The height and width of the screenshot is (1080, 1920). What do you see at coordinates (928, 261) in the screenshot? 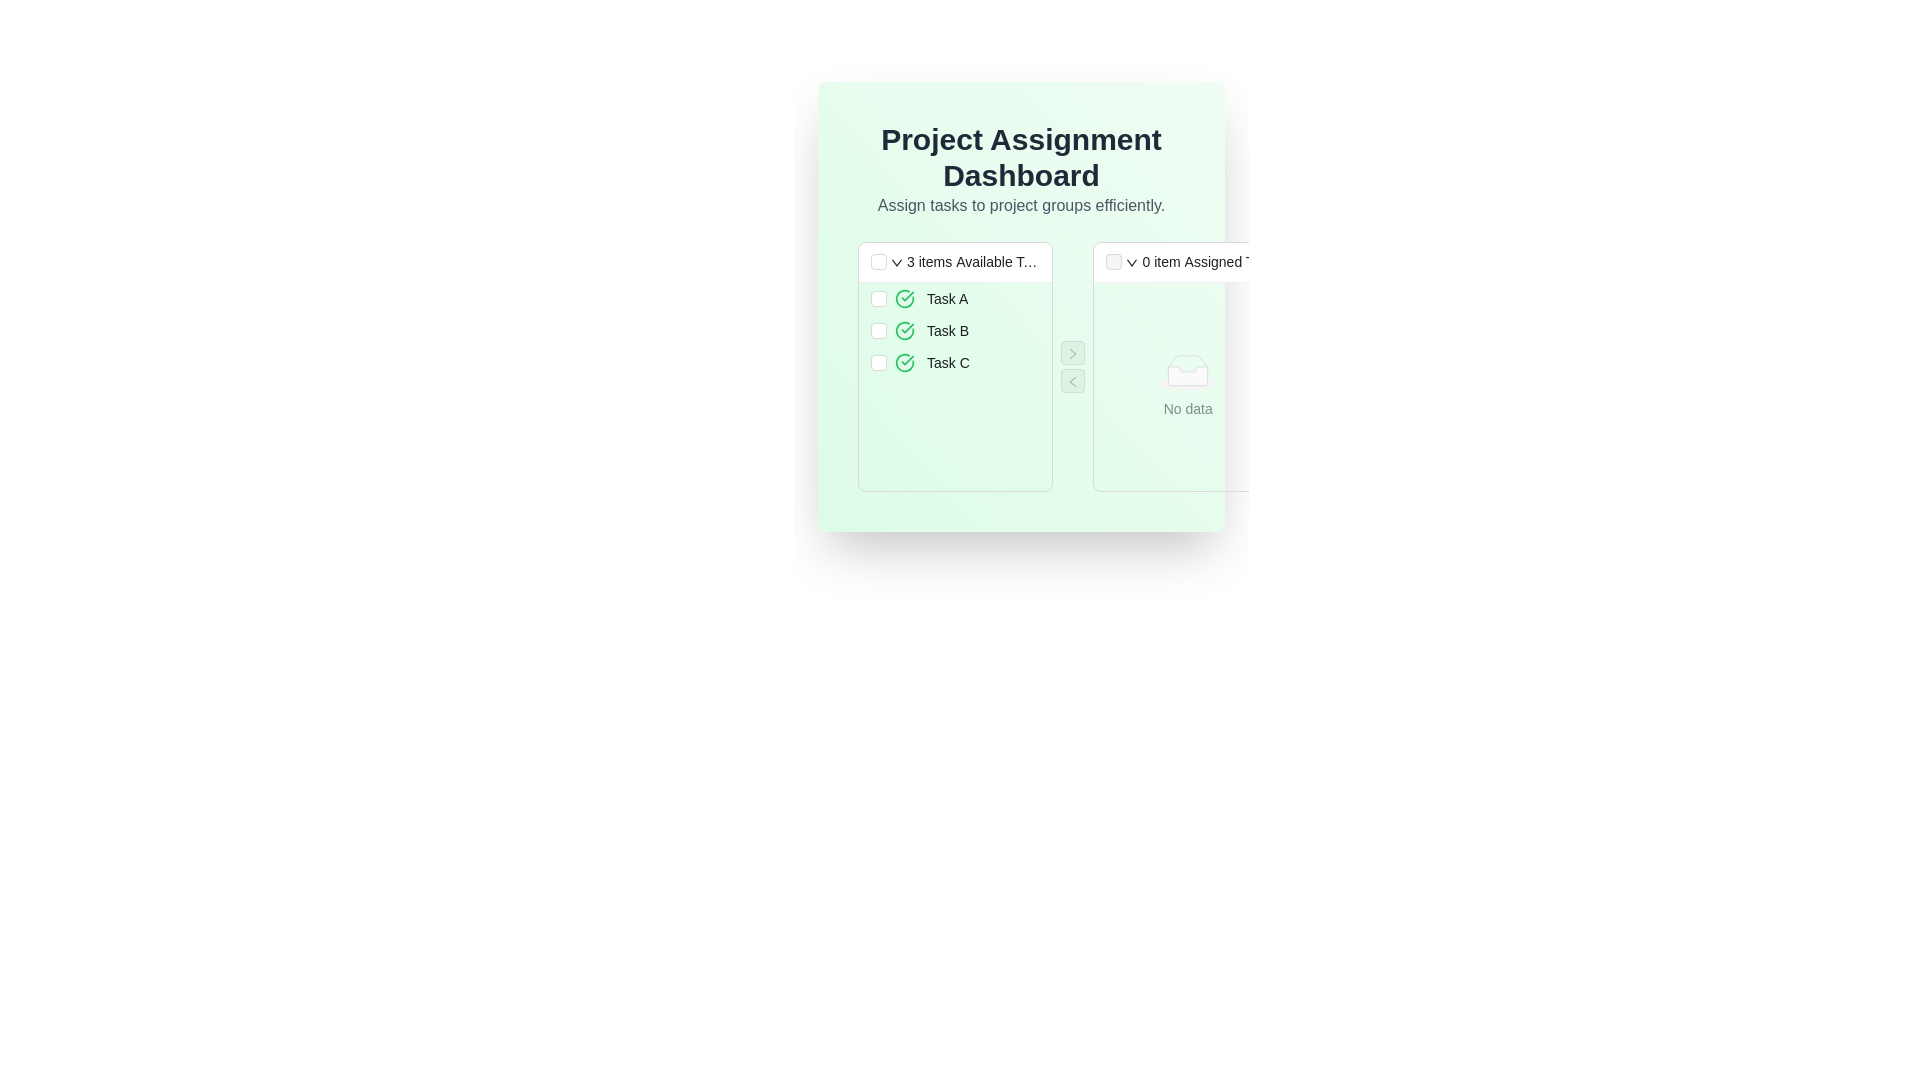
I see `information displayed in the text label that shows '3 items', which is part of the header layout between a checkbox and the text 'Available Tasks'` at bounding box center [928, 261].